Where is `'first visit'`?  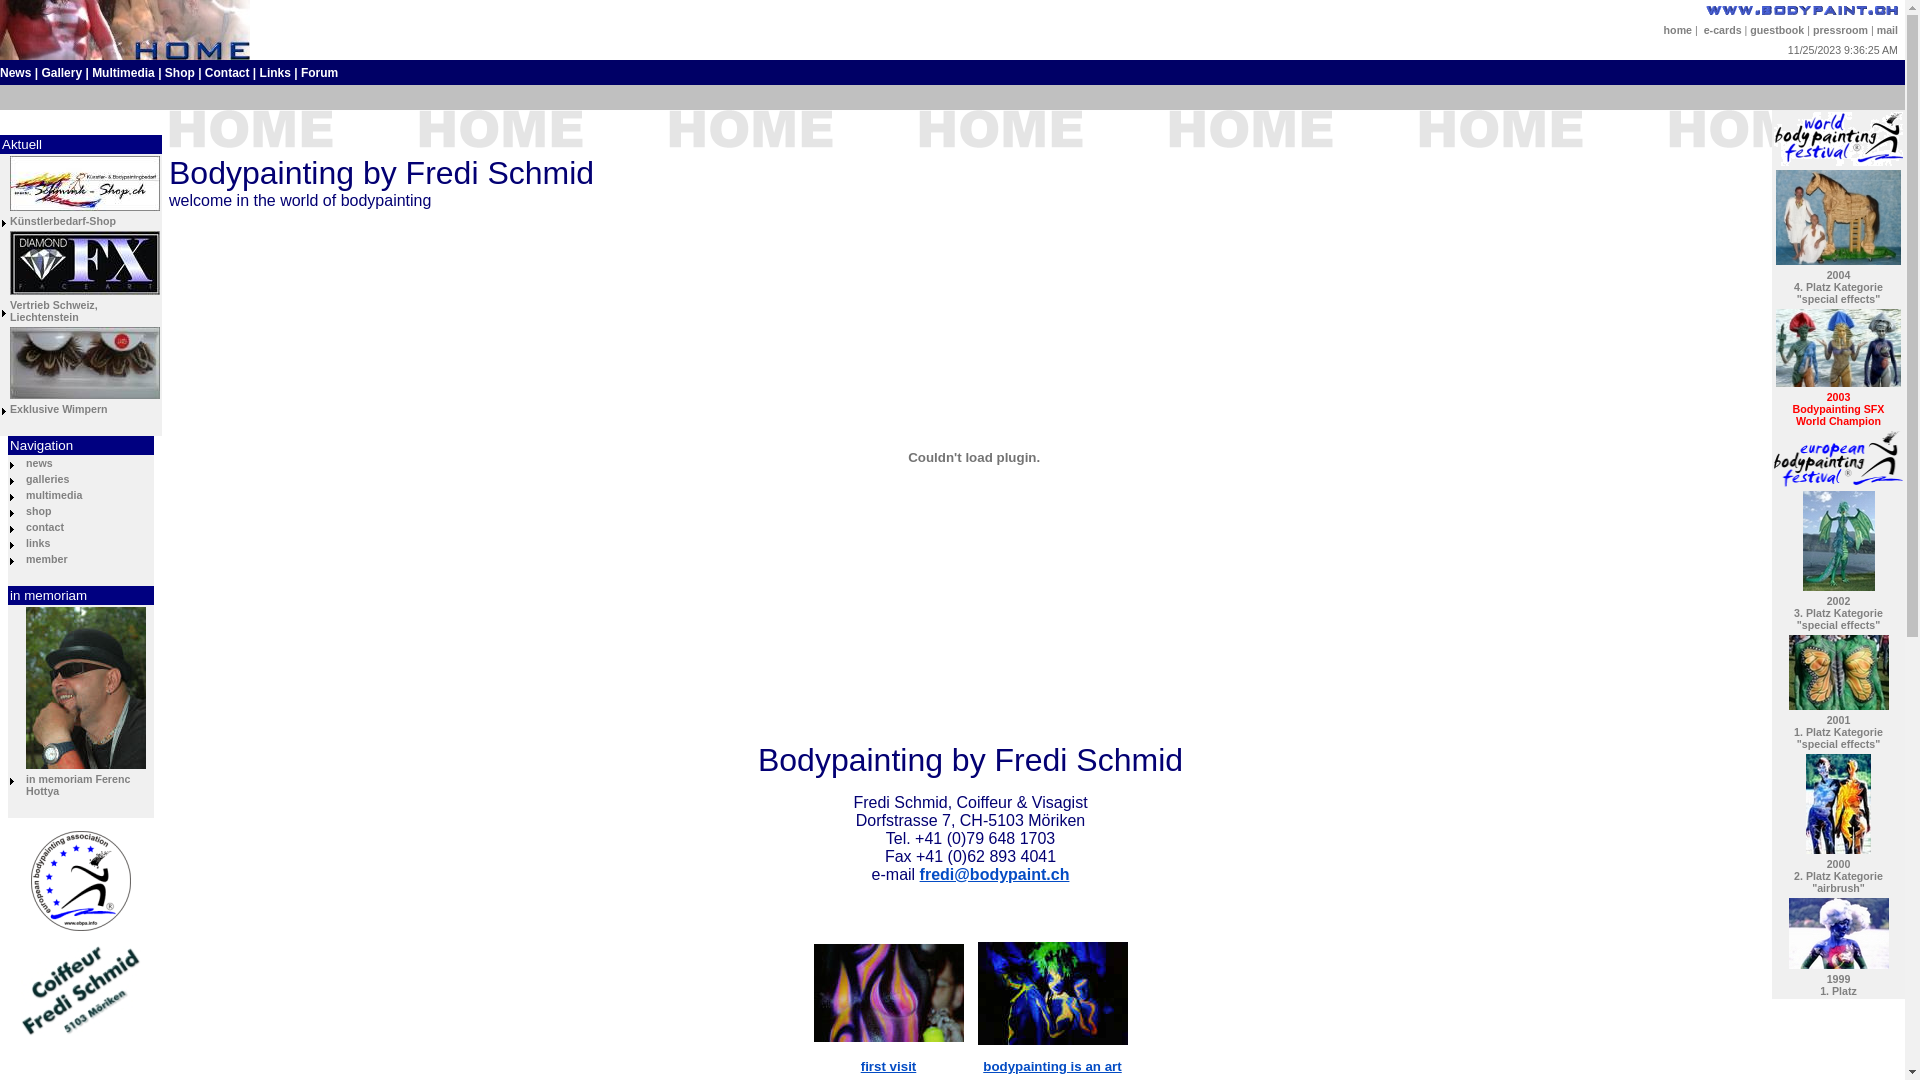
'first visit' is located at coordinates (887, 1065).